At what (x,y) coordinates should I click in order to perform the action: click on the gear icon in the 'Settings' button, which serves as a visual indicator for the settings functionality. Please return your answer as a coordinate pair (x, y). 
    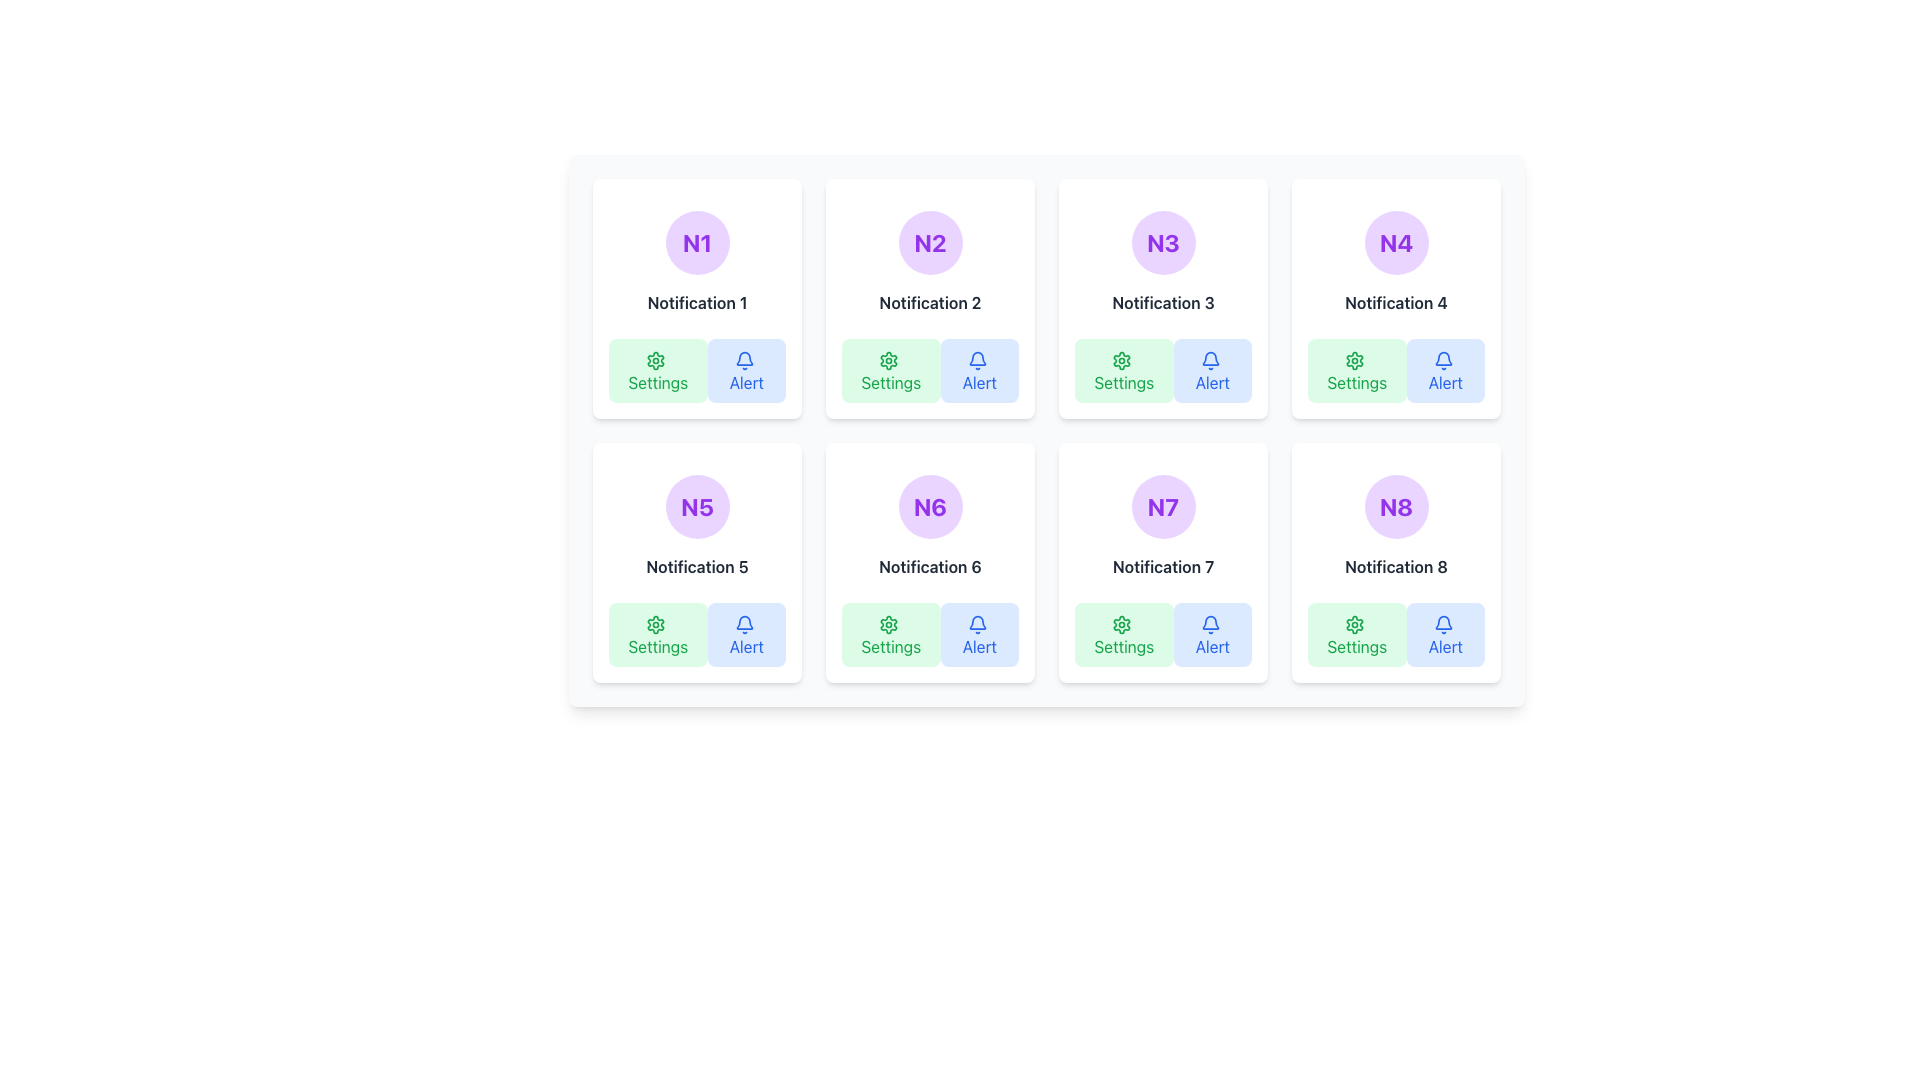
    Looking at the image, I should click on (656, 360).